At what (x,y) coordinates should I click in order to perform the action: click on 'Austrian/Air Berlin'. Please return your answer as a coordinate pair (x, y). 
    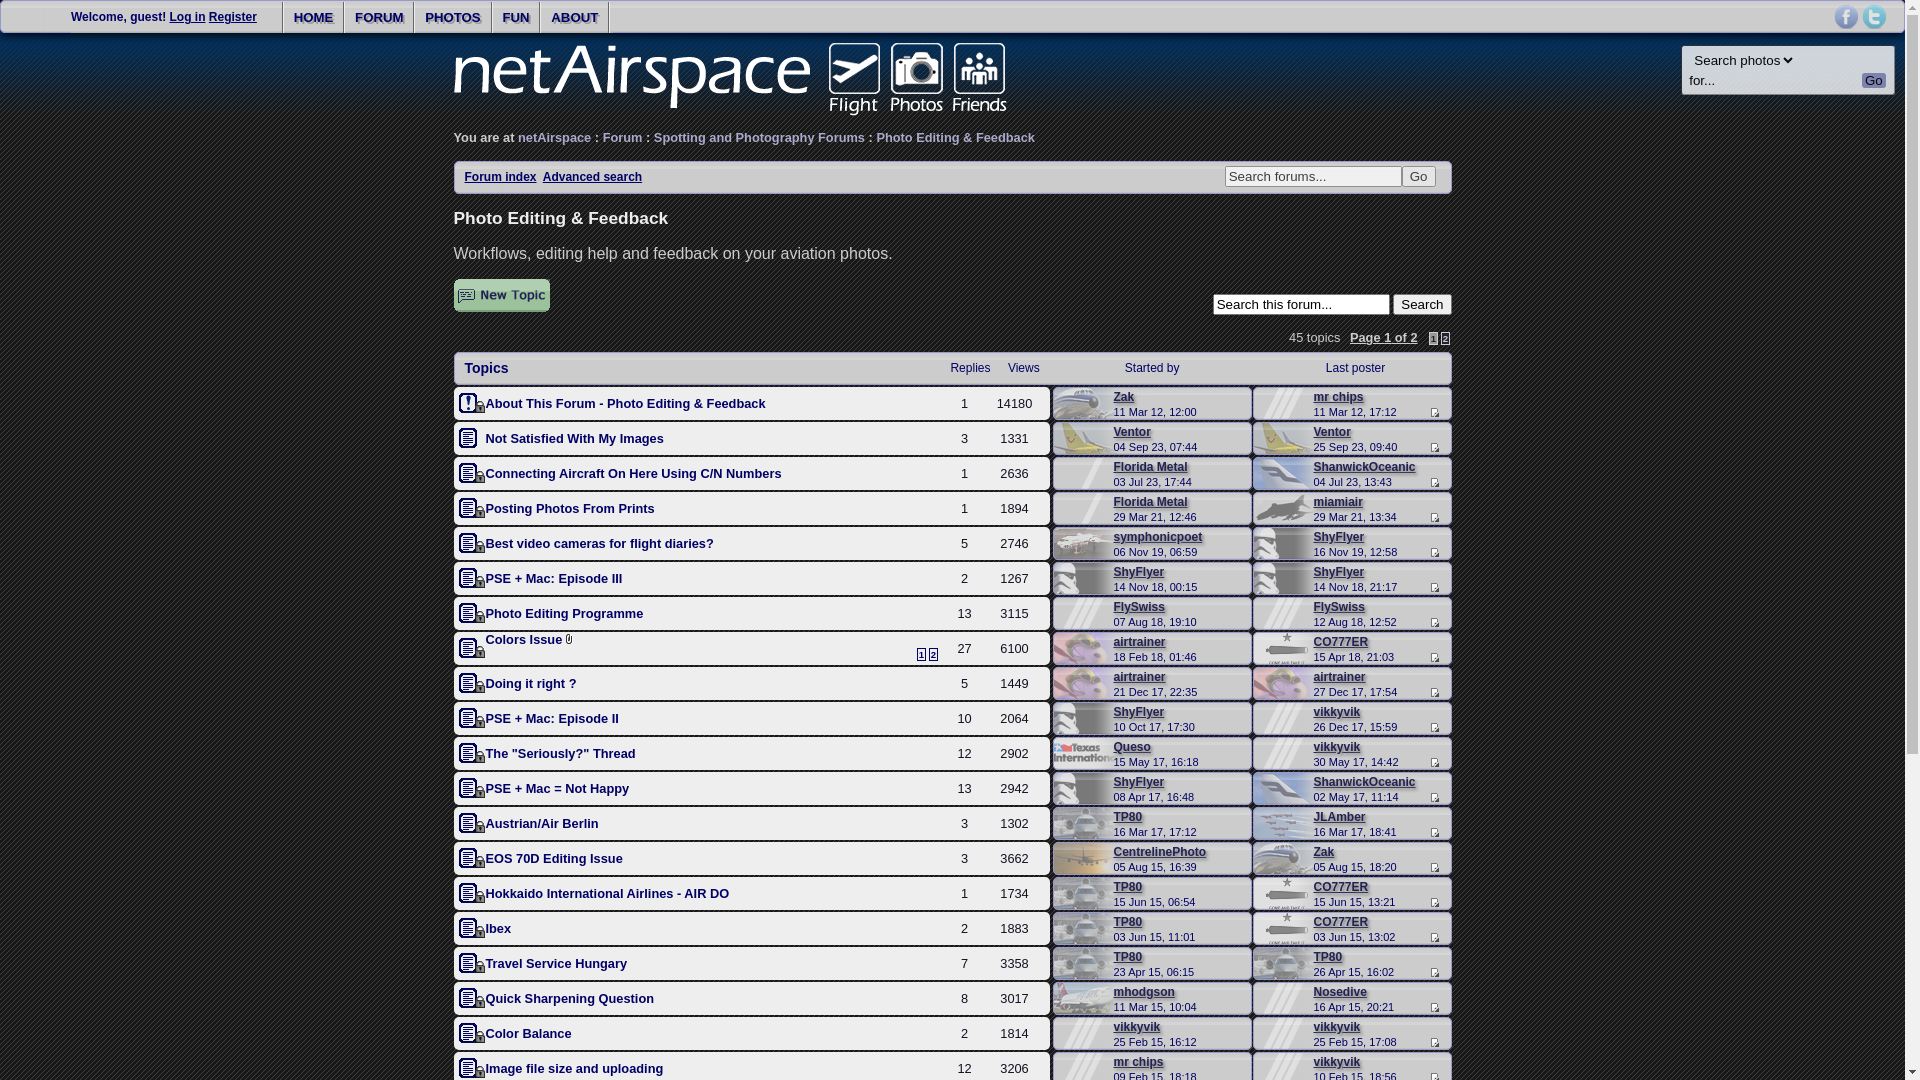
    Looking at the image, I should click on (542, 823).